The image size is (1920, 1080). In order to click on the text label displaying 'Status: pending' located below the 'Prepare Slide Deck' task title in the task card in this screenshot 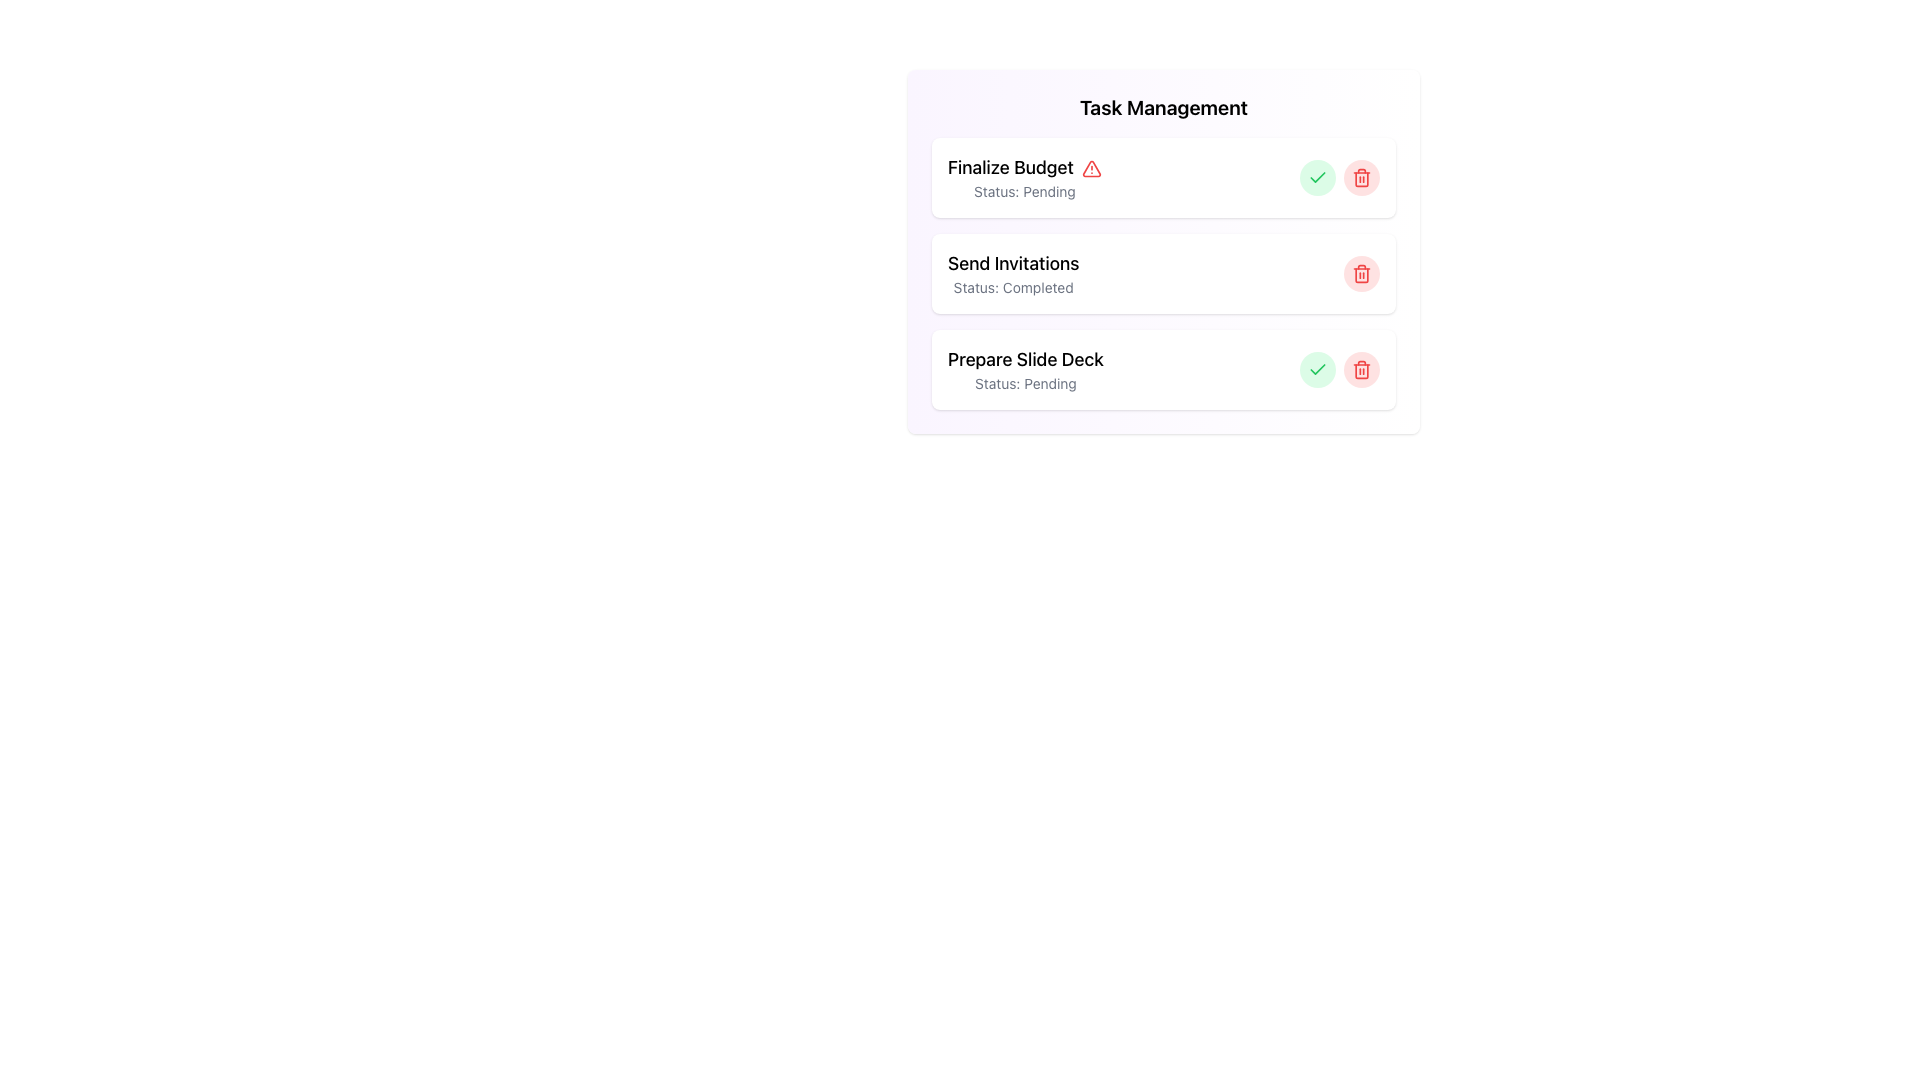, I will do `click(1025, 384)`.